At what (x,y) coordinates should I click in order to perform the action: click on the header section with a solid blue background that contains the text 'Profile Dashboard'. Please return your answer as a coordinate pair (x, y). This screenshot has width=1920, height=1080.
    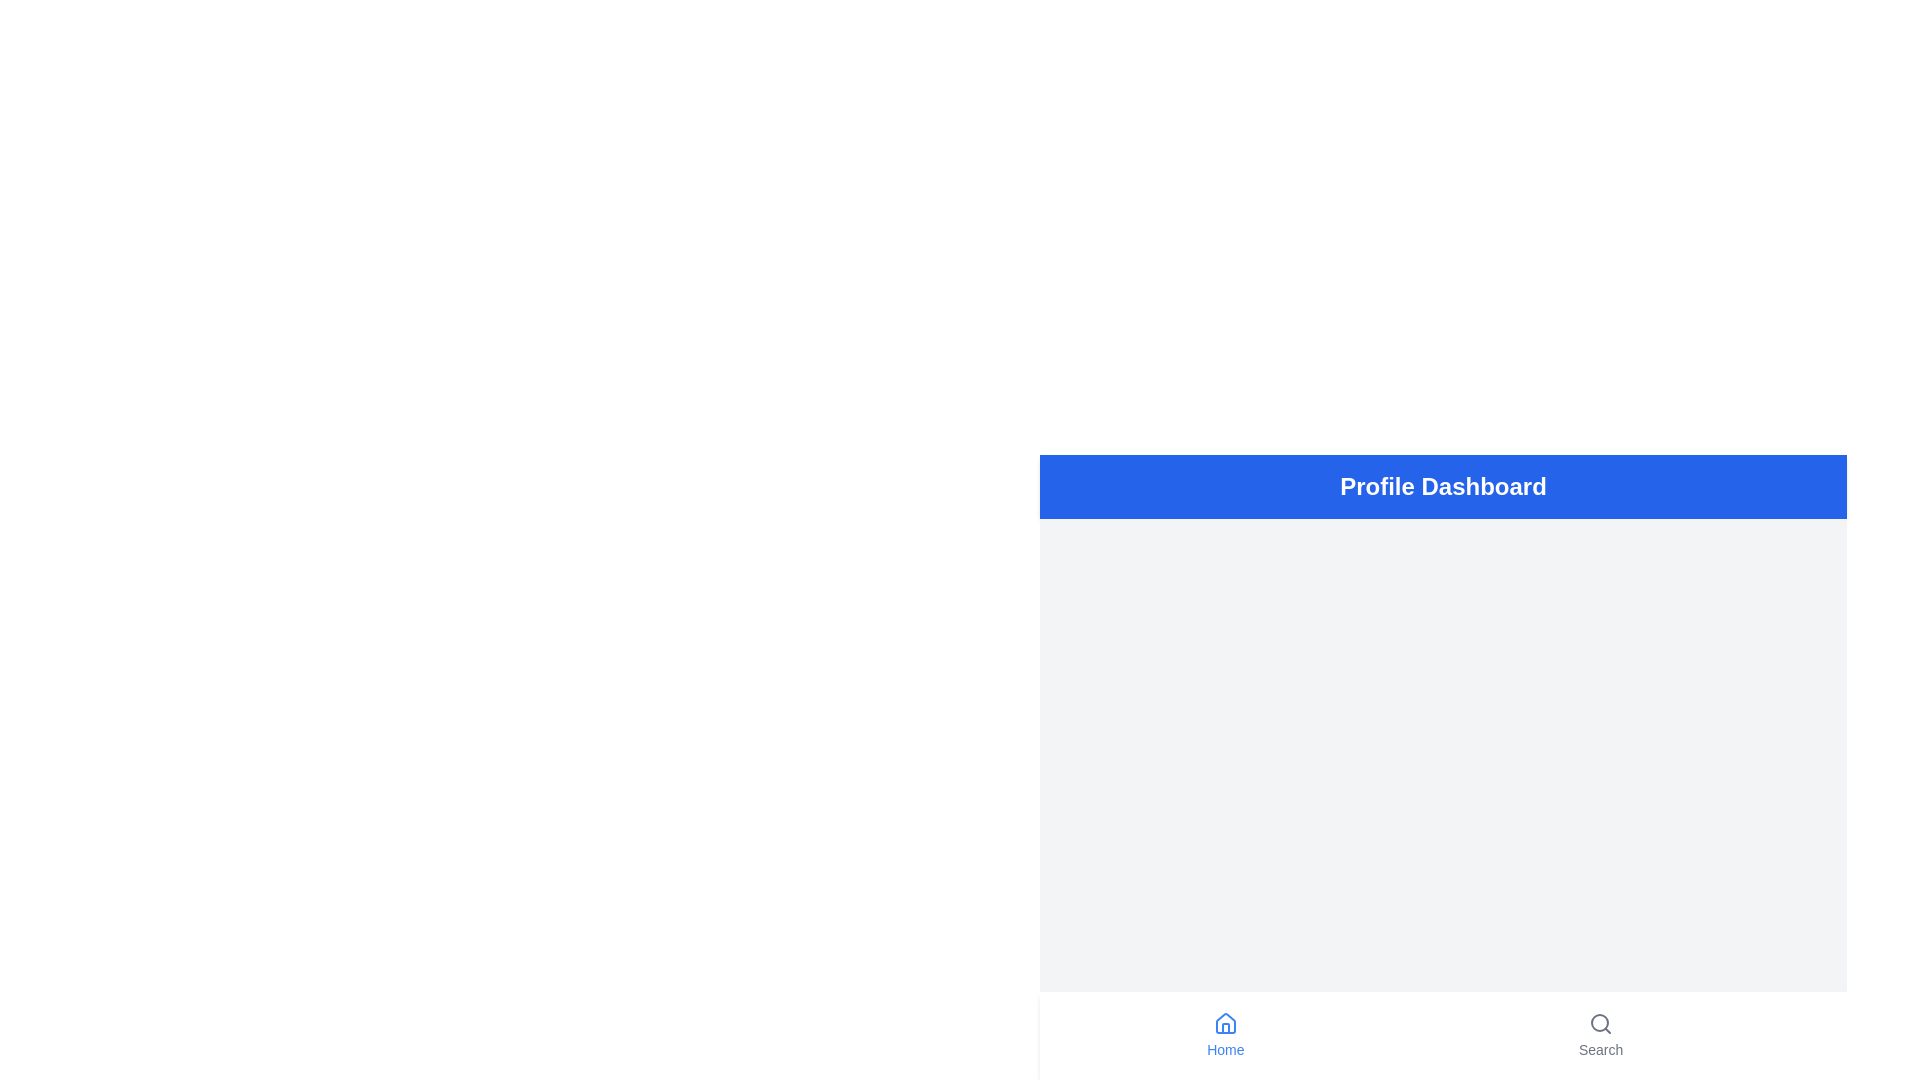
    Looking at the image, I should click on (1443, 486).